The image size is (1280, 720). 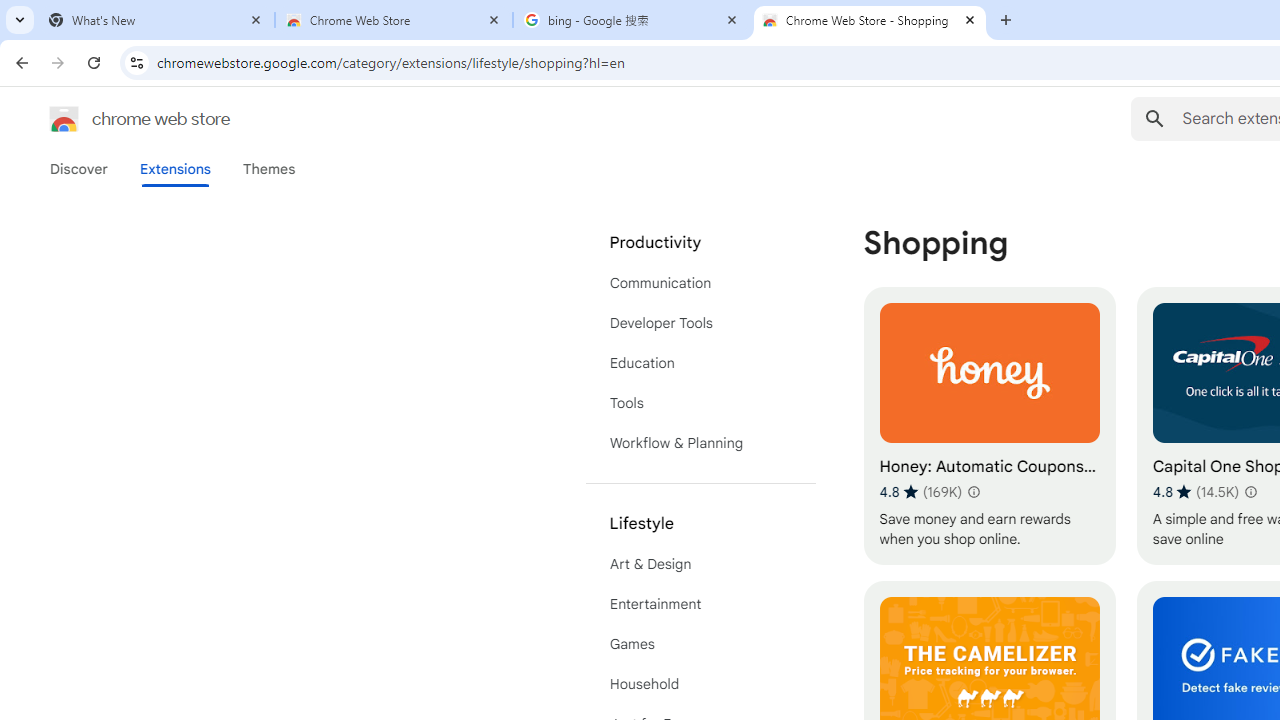 What do you see at coordinates (700, 564) in the screenshot?
I see `'Art & Design'` at bounding box center [700, 564].